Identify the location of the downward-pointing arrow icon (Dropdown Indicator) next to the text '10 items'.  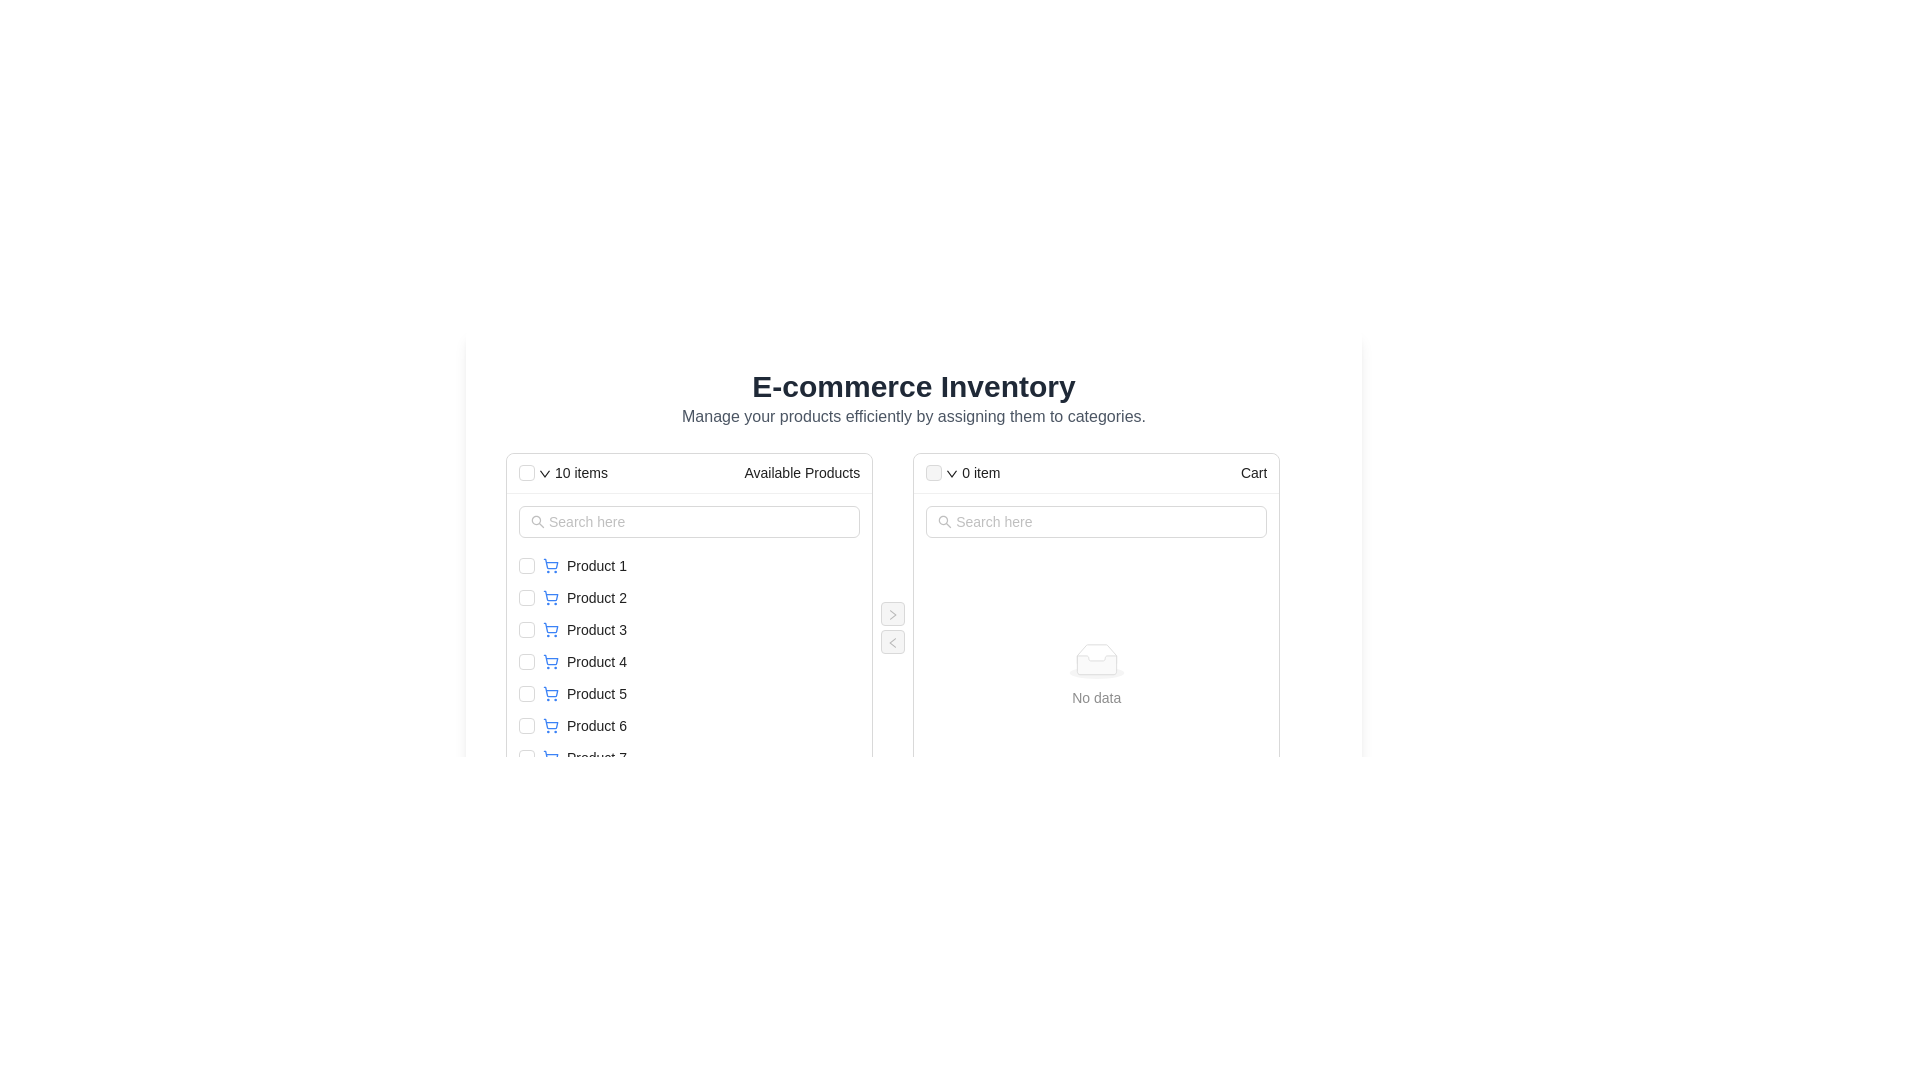
(545, 474).